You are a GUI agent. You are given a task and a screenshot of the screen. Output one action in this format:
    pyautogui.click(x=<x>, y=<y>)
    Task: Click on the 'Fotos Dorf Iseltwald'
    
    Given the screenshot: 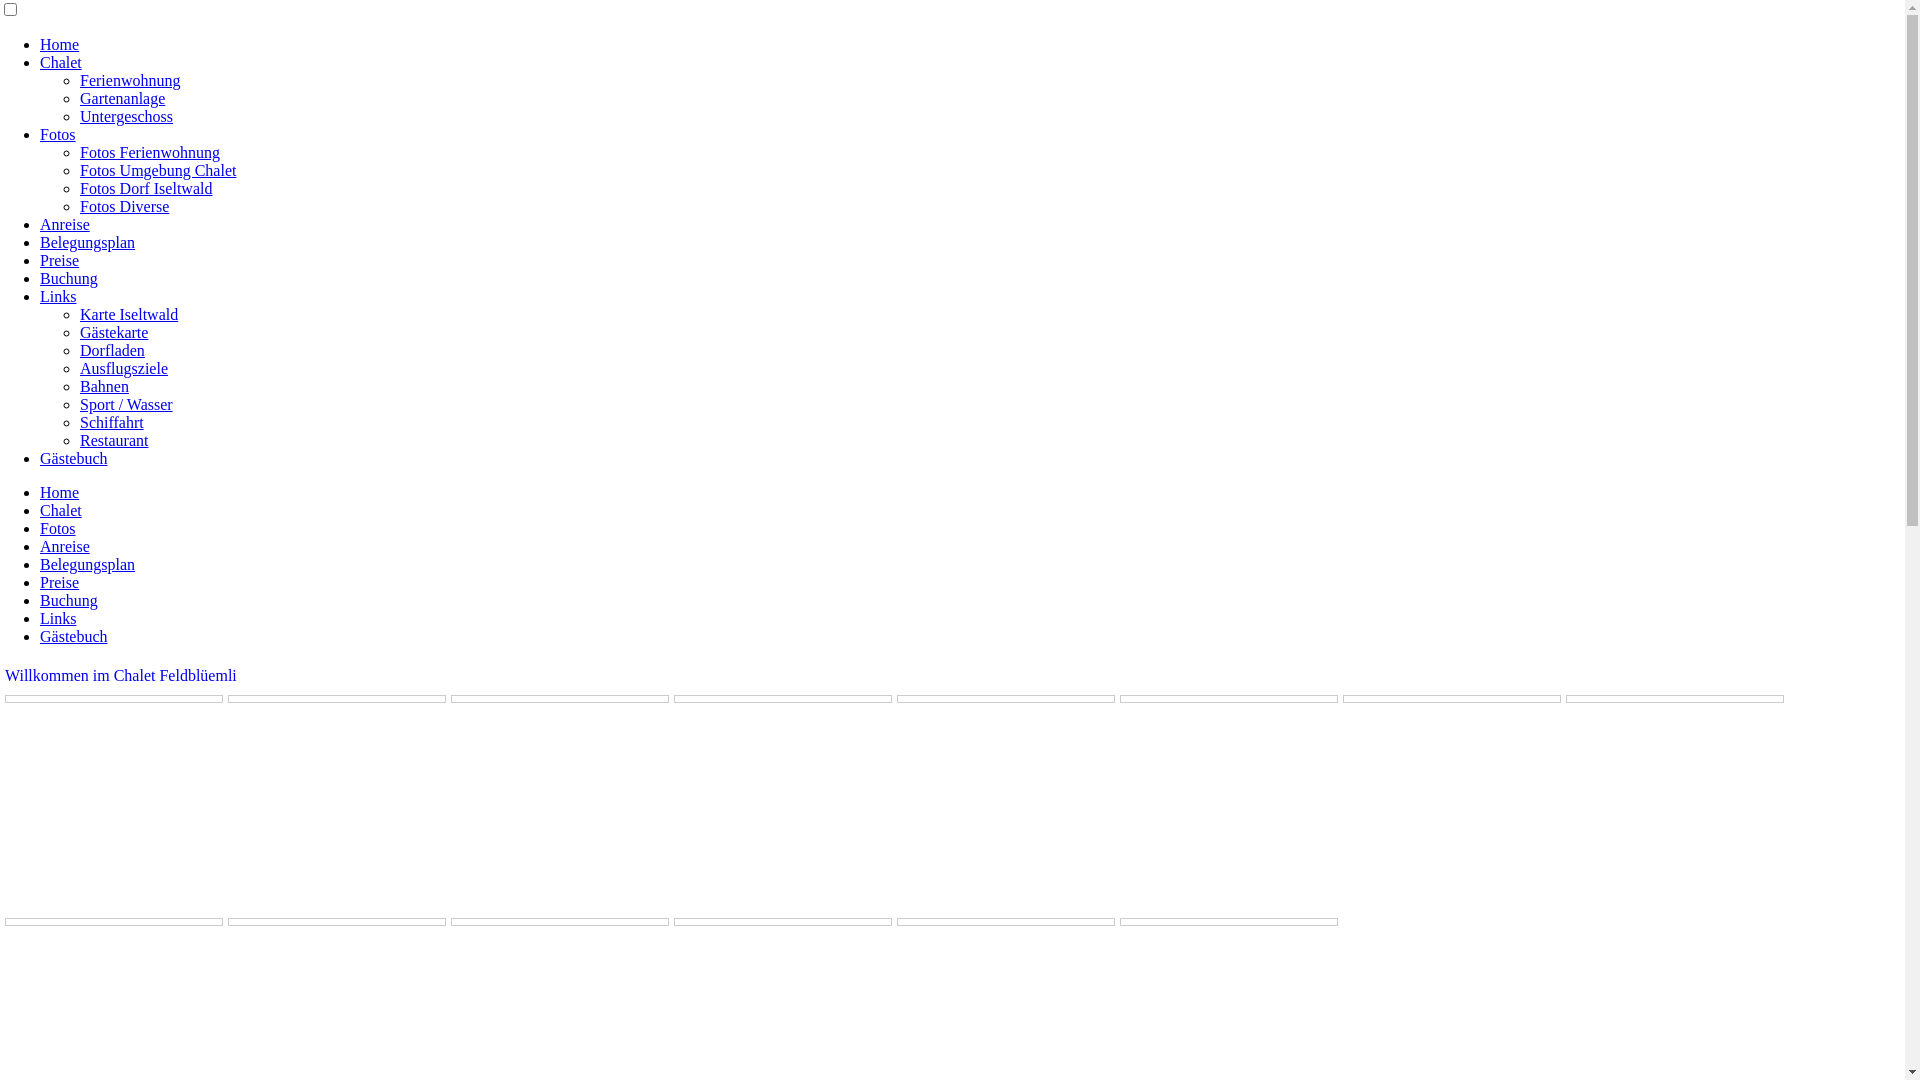 What is the action you would take?
    pyautogui.click(x=80, y=188)
    